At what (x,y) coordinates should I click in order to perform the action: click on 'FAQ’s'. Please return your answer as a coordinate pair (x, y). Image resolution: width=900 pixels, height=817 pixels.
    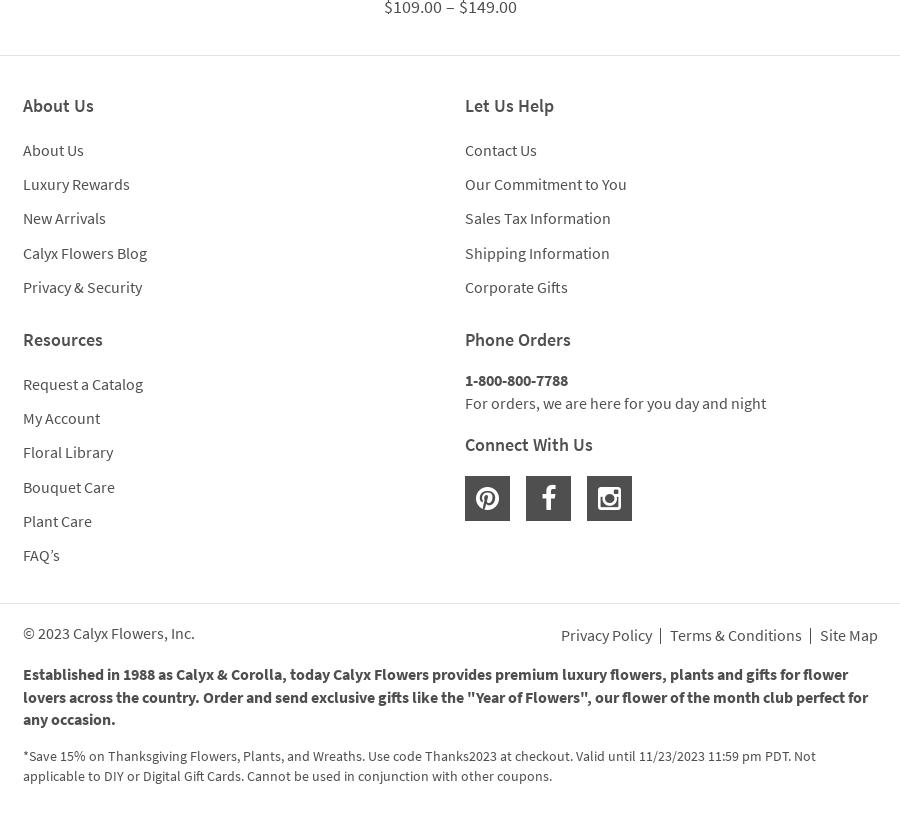
    Looking at the image, I should click on (39, 553).